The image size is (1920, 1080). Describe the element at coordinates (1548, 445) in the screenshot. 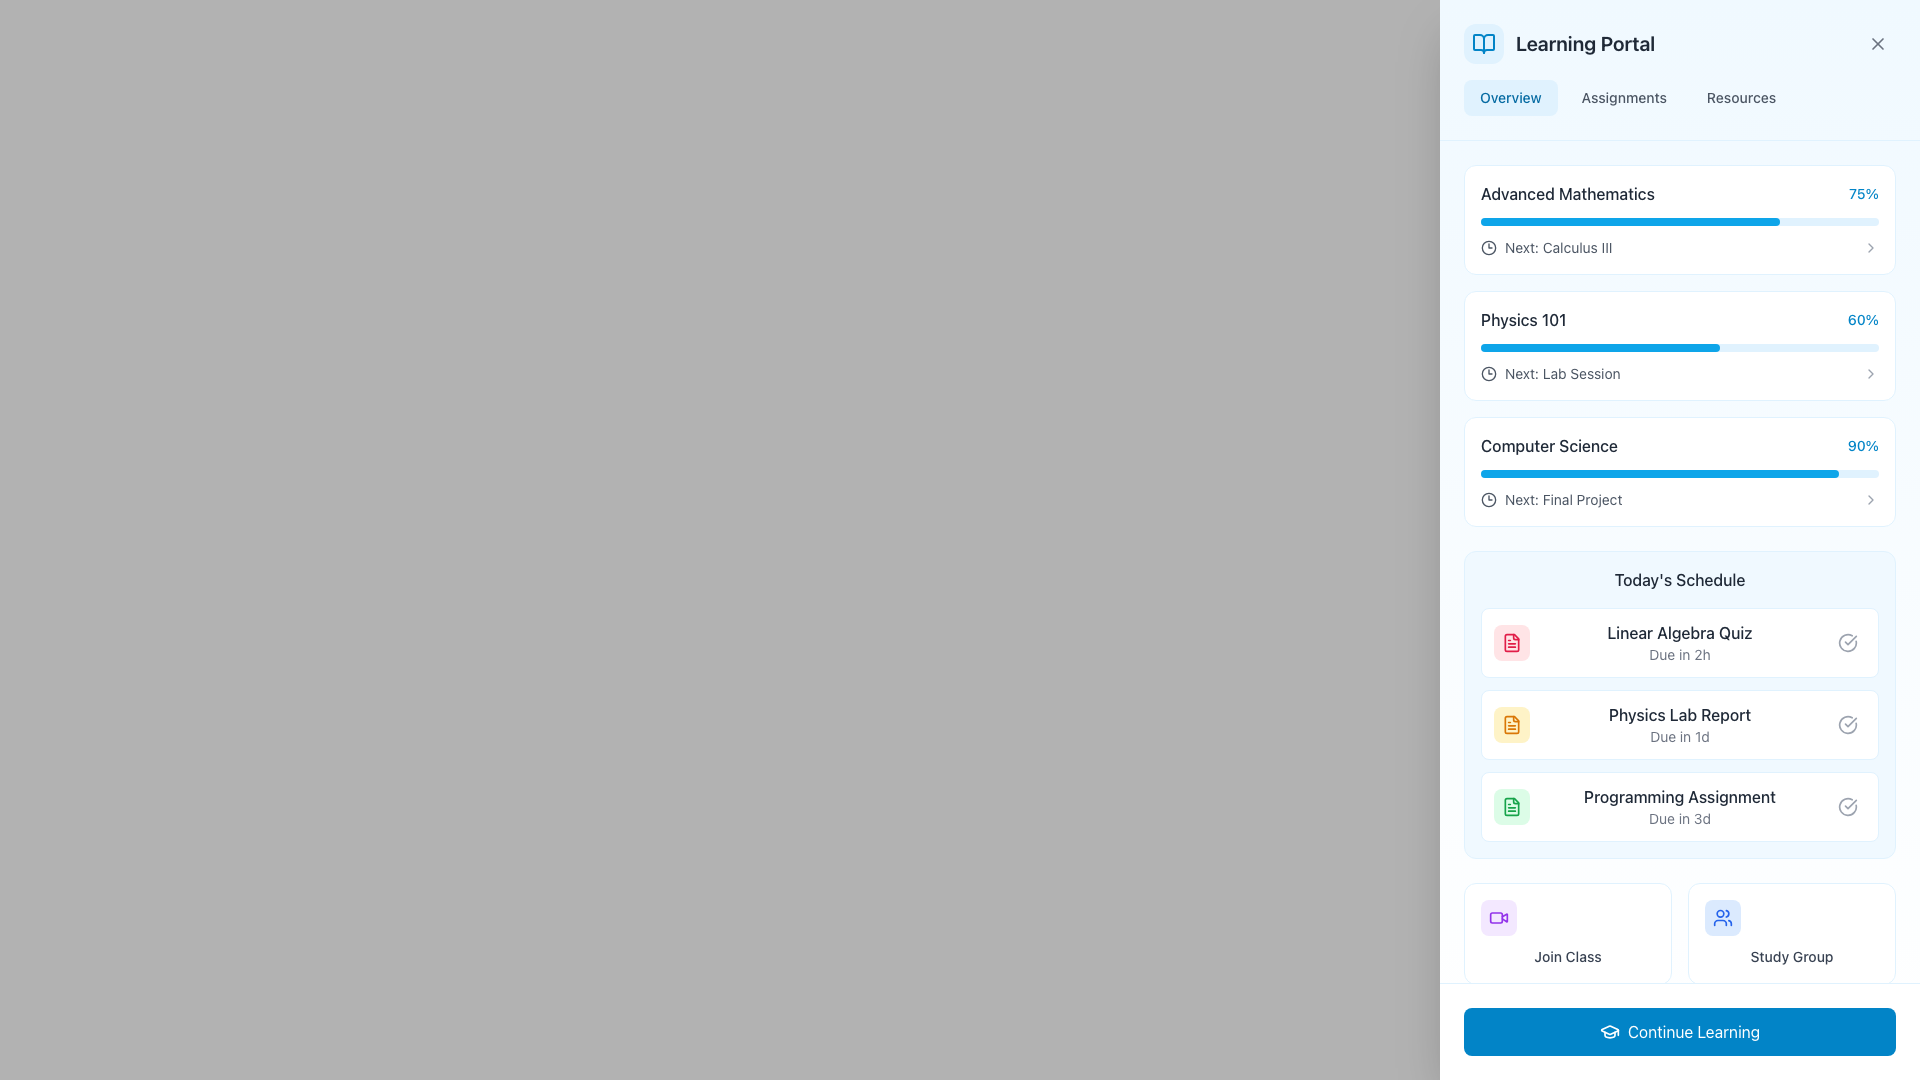

I see `the static text label displaying 'Computer Science' that is located to the left of the '90%' text, under the 'Physics 101' section and above the 'Today’s Schedule' section` at that location.